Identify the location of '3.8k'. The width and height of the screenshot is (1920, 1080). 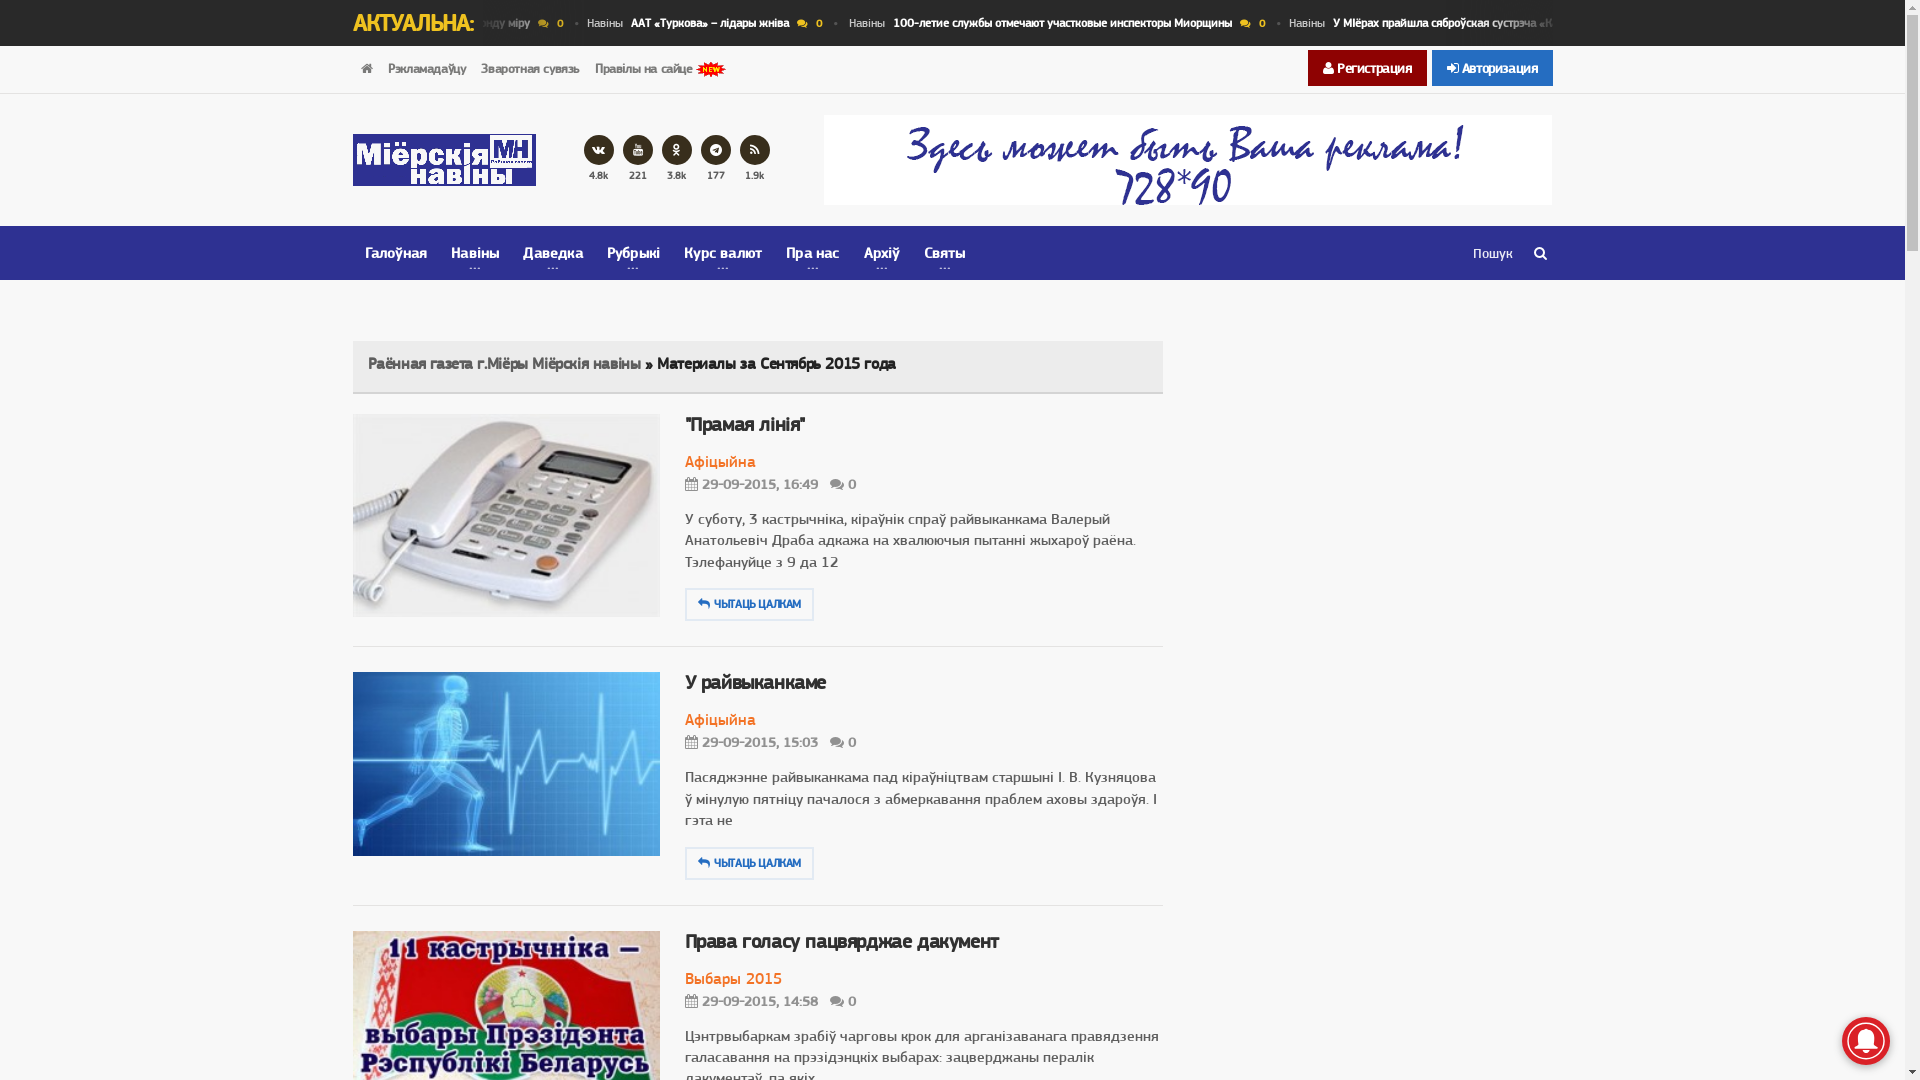
(676, 157).